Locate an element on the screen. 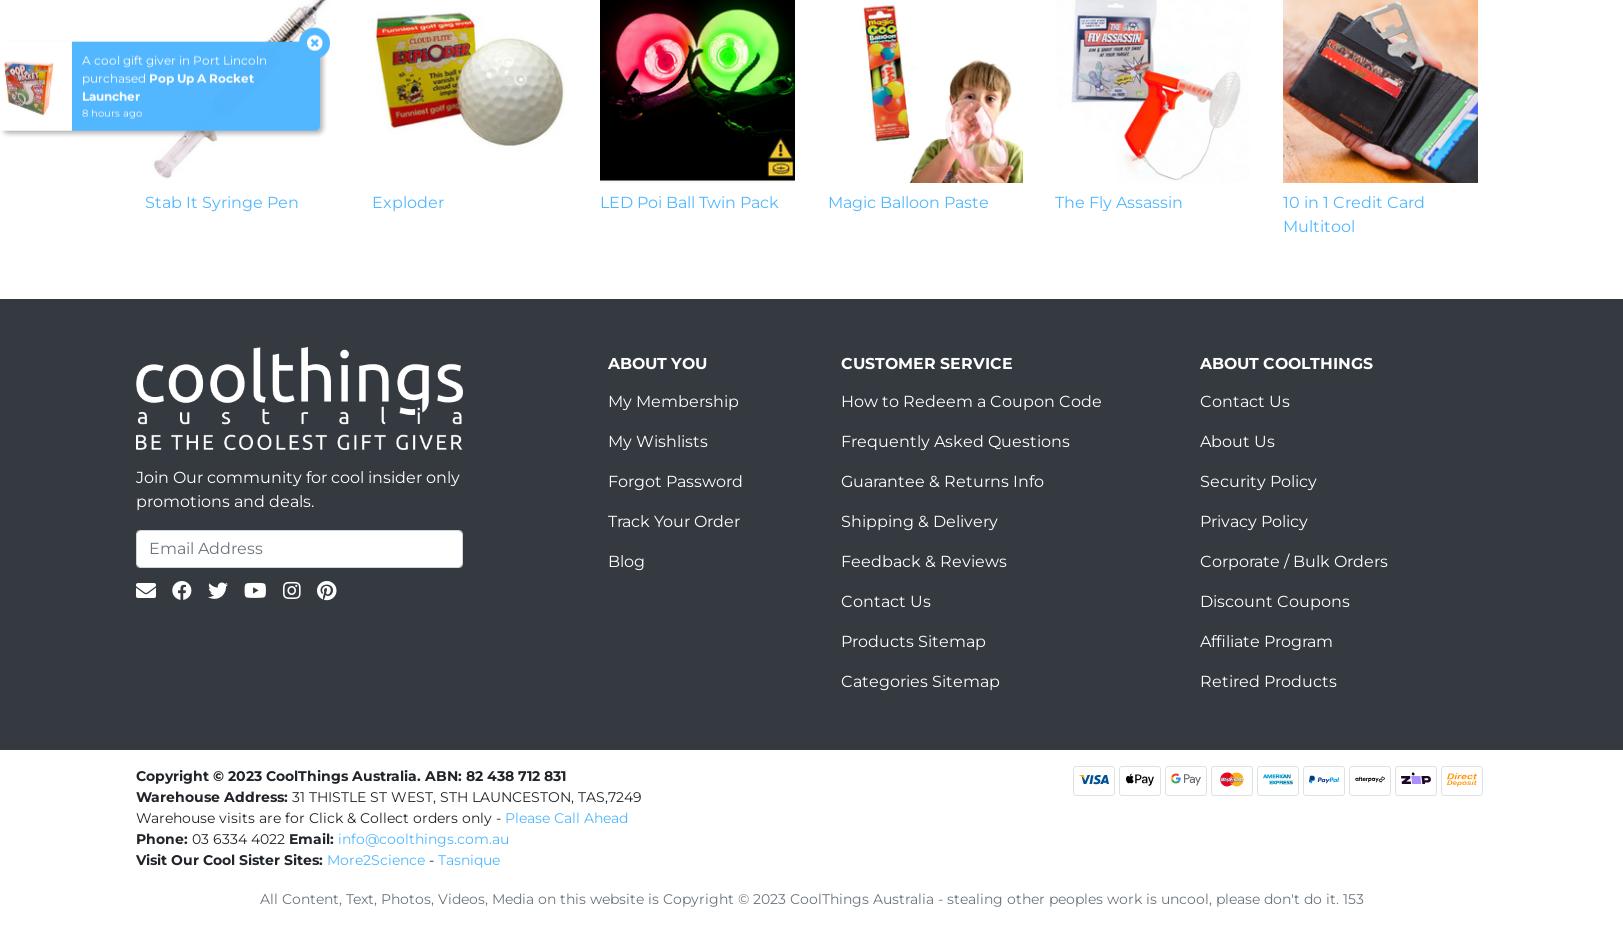 This screenshot has height=925, width=1623. 'Warehouse Address:' is located at coordinates (211, 796).